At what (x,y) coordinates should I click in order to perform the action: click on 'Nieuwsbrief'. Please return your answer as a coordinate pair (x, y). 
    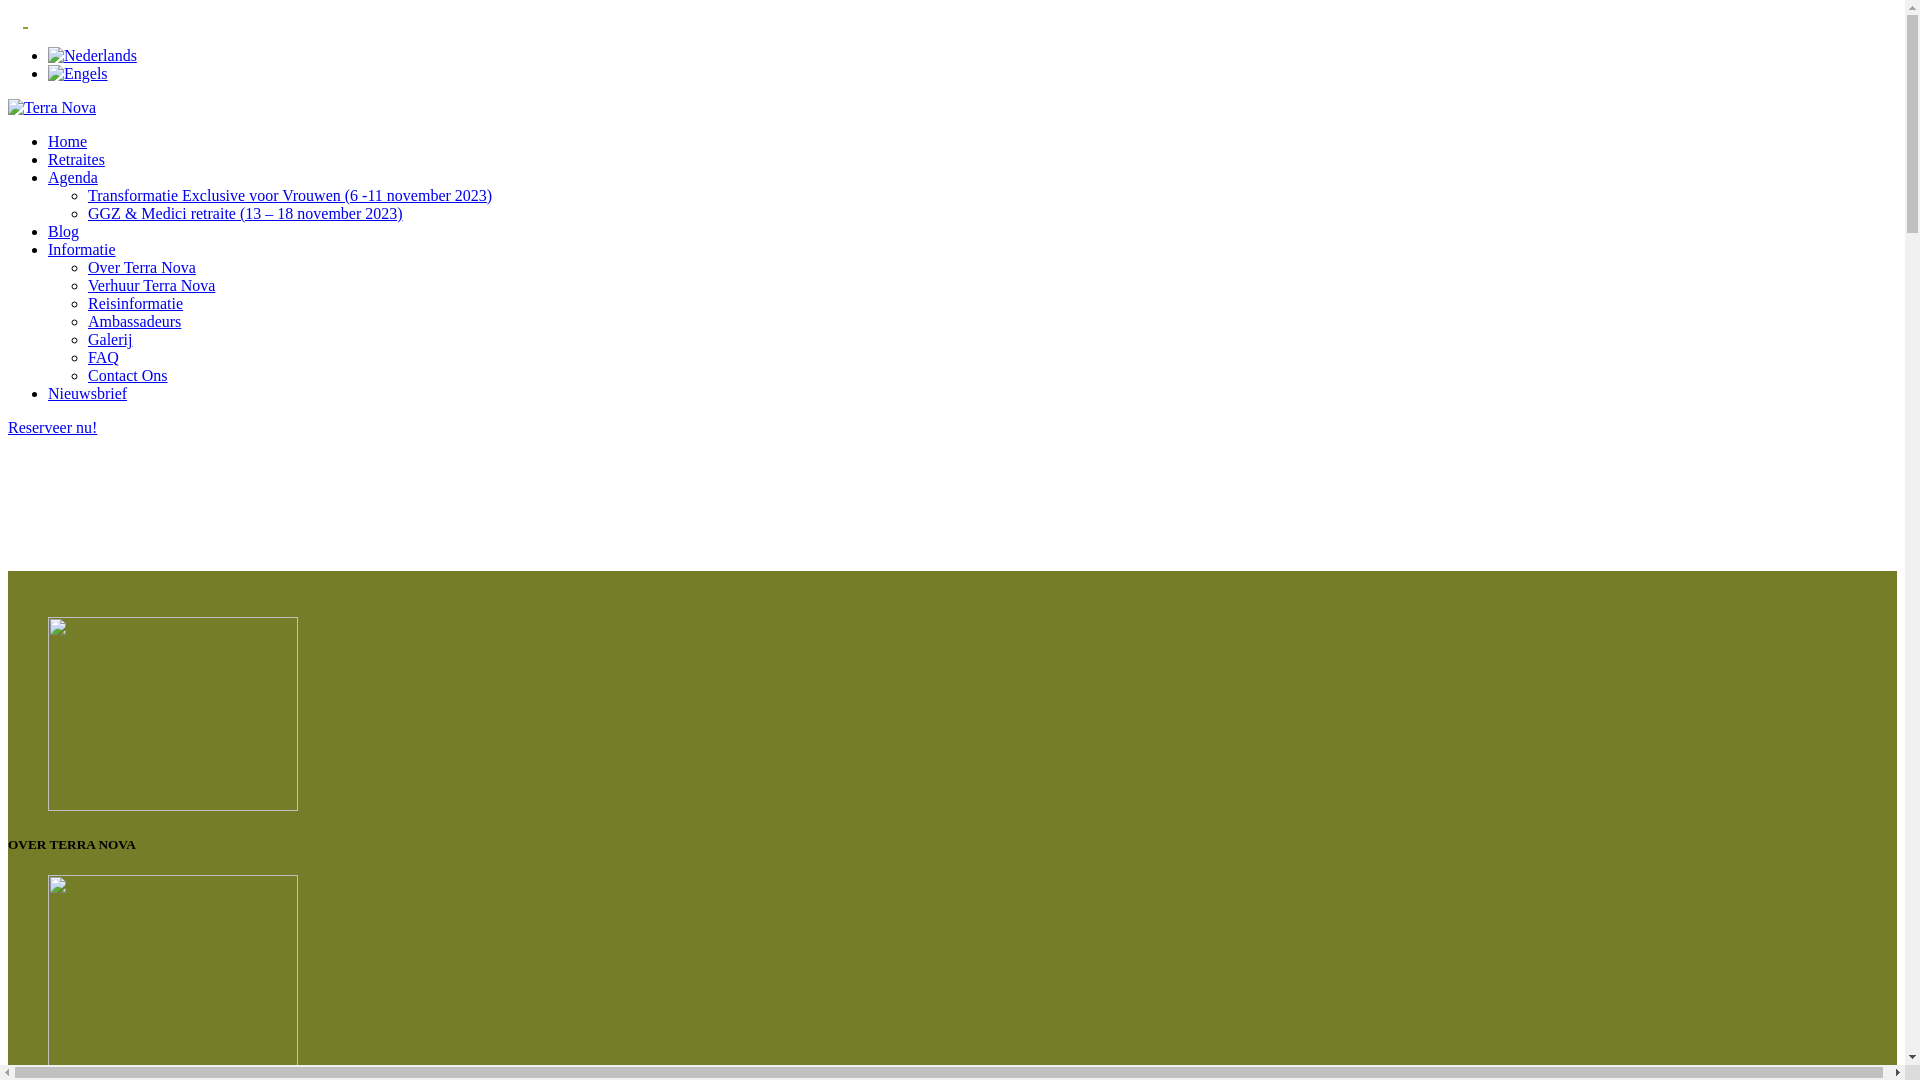
    Looking at the image, I should click on (86, 393).